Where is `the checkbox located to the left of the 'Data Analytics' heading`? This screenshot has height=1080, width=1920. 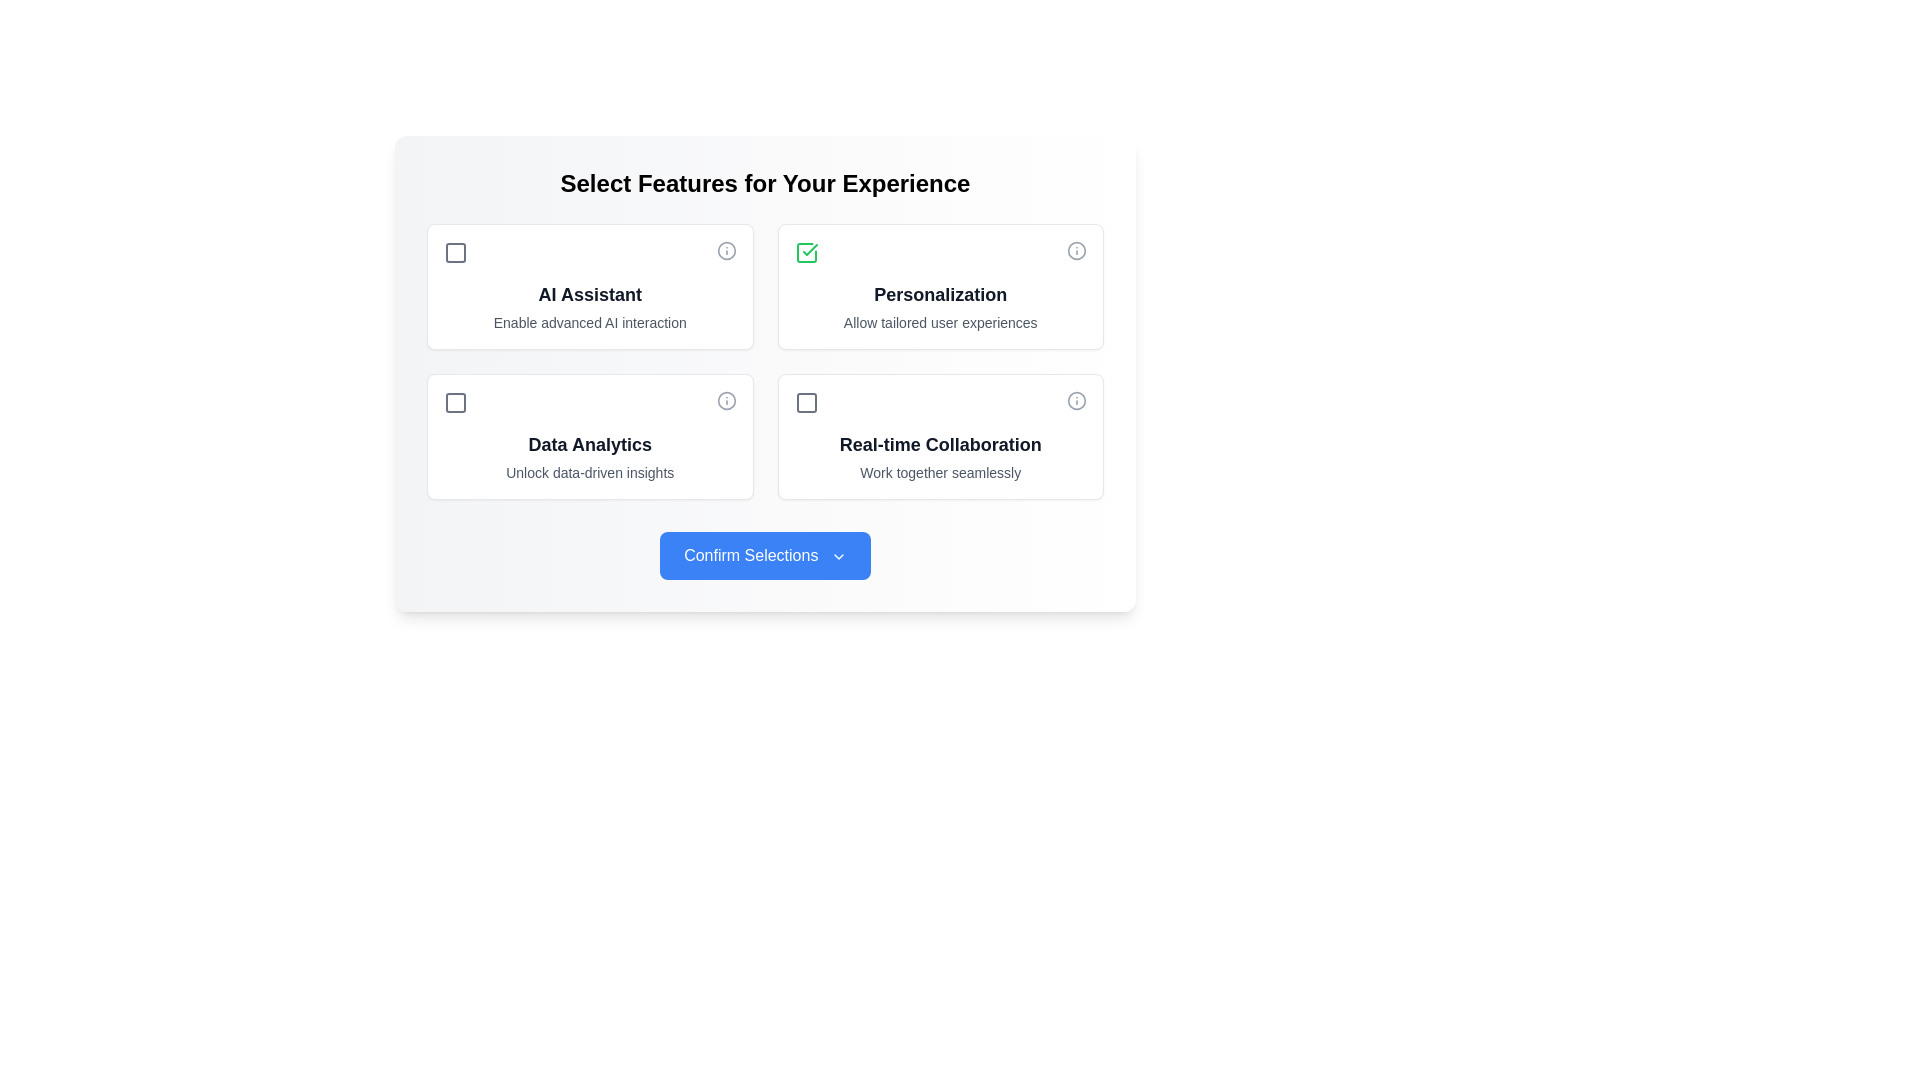
the checkbox located to the left of the 'Data Analytics' heading is located at coordinates (455, 402).